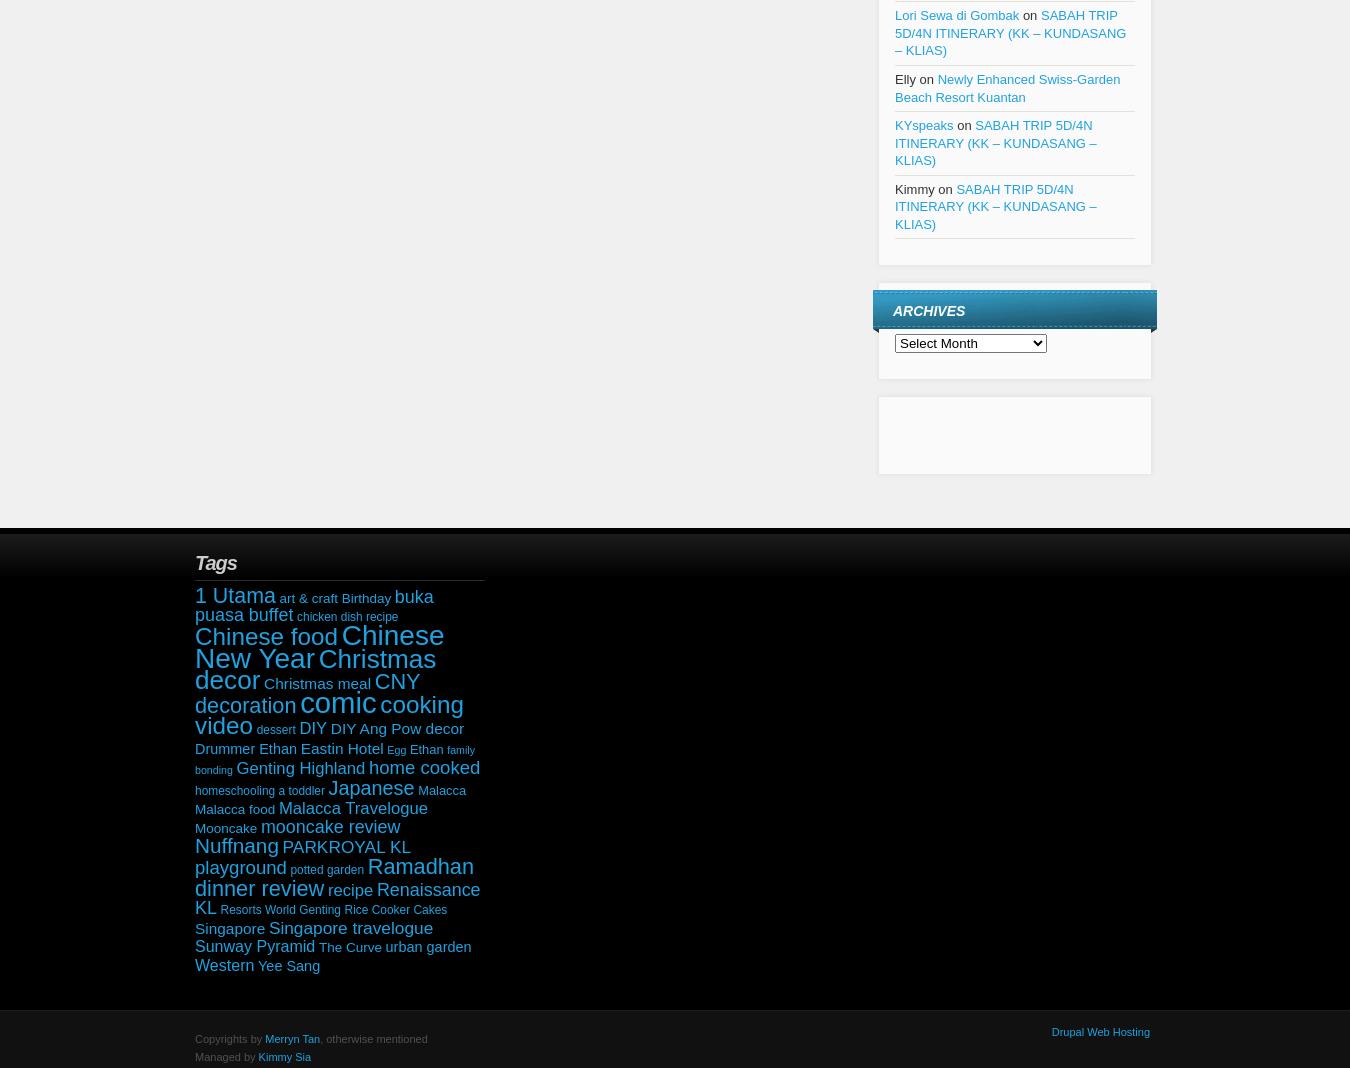  What do you see at coordinates (395, 909) in the screenshot?
I see `'Rice Cooker Cakes'` at bounding box center [395, 909].